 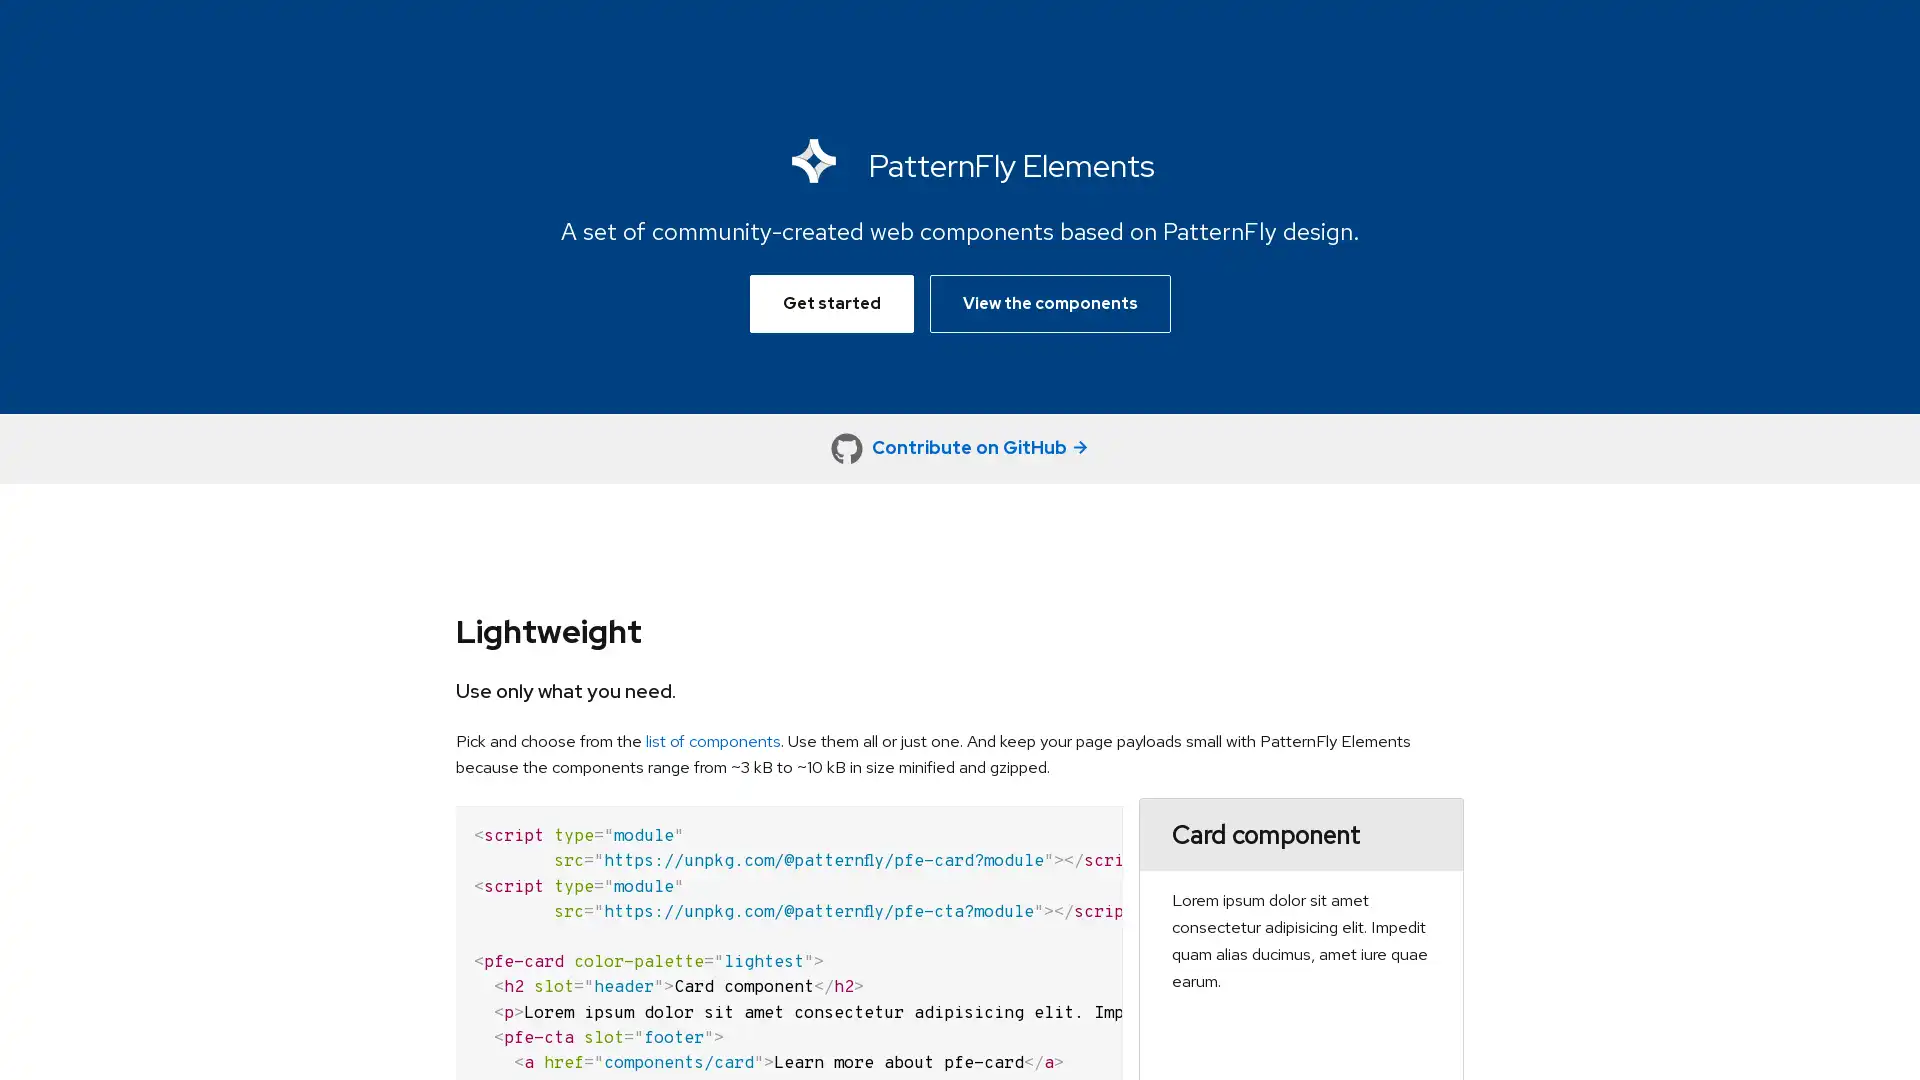 What do you see at coordinates (1093, 821) in the screenshot?
I see `Copy` at bounding box center [1093, 821].